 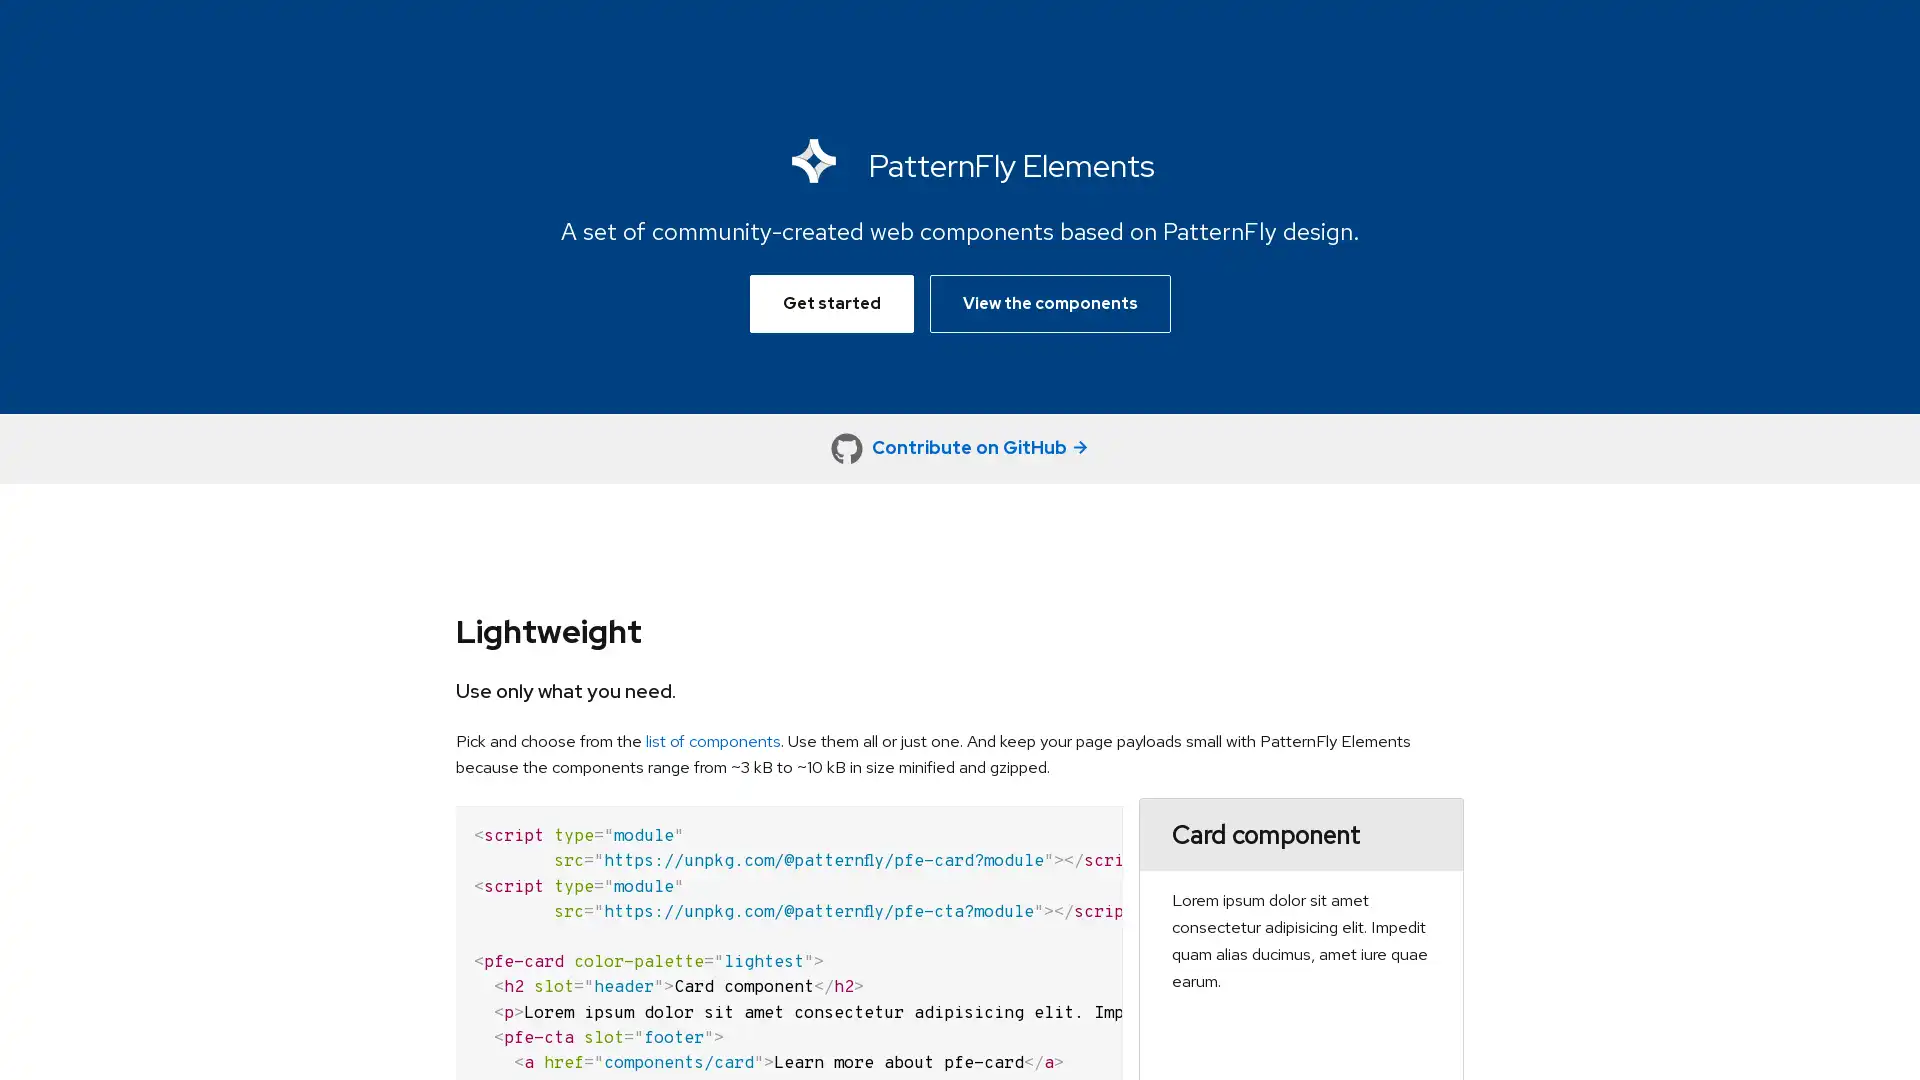 What do you see at coordinates (1093, 821) in the screenshot?
I see `Copy` at bounding box center [1093, 821].